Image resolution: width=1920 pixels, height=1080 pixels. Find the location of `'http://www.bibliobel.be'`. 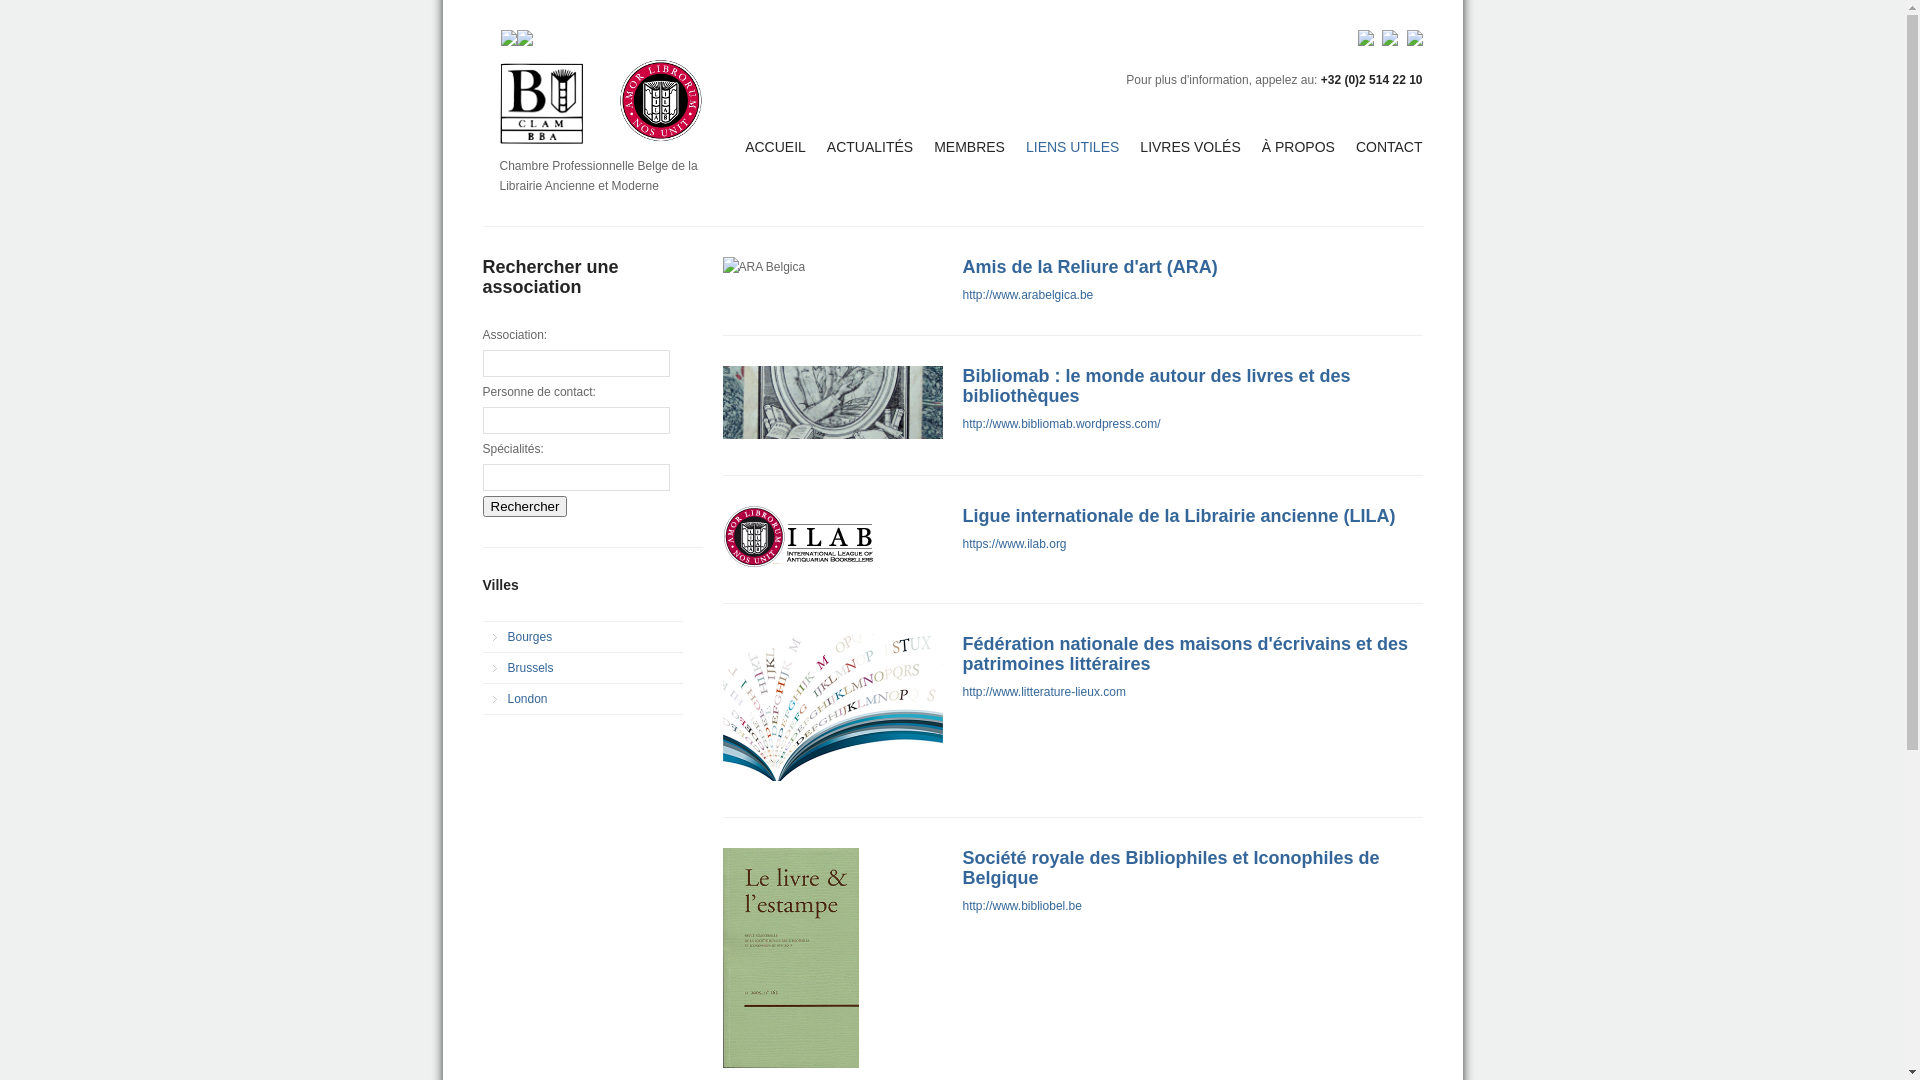

'http://www.bibliobel.be' is located at coordinates (1021, 906).